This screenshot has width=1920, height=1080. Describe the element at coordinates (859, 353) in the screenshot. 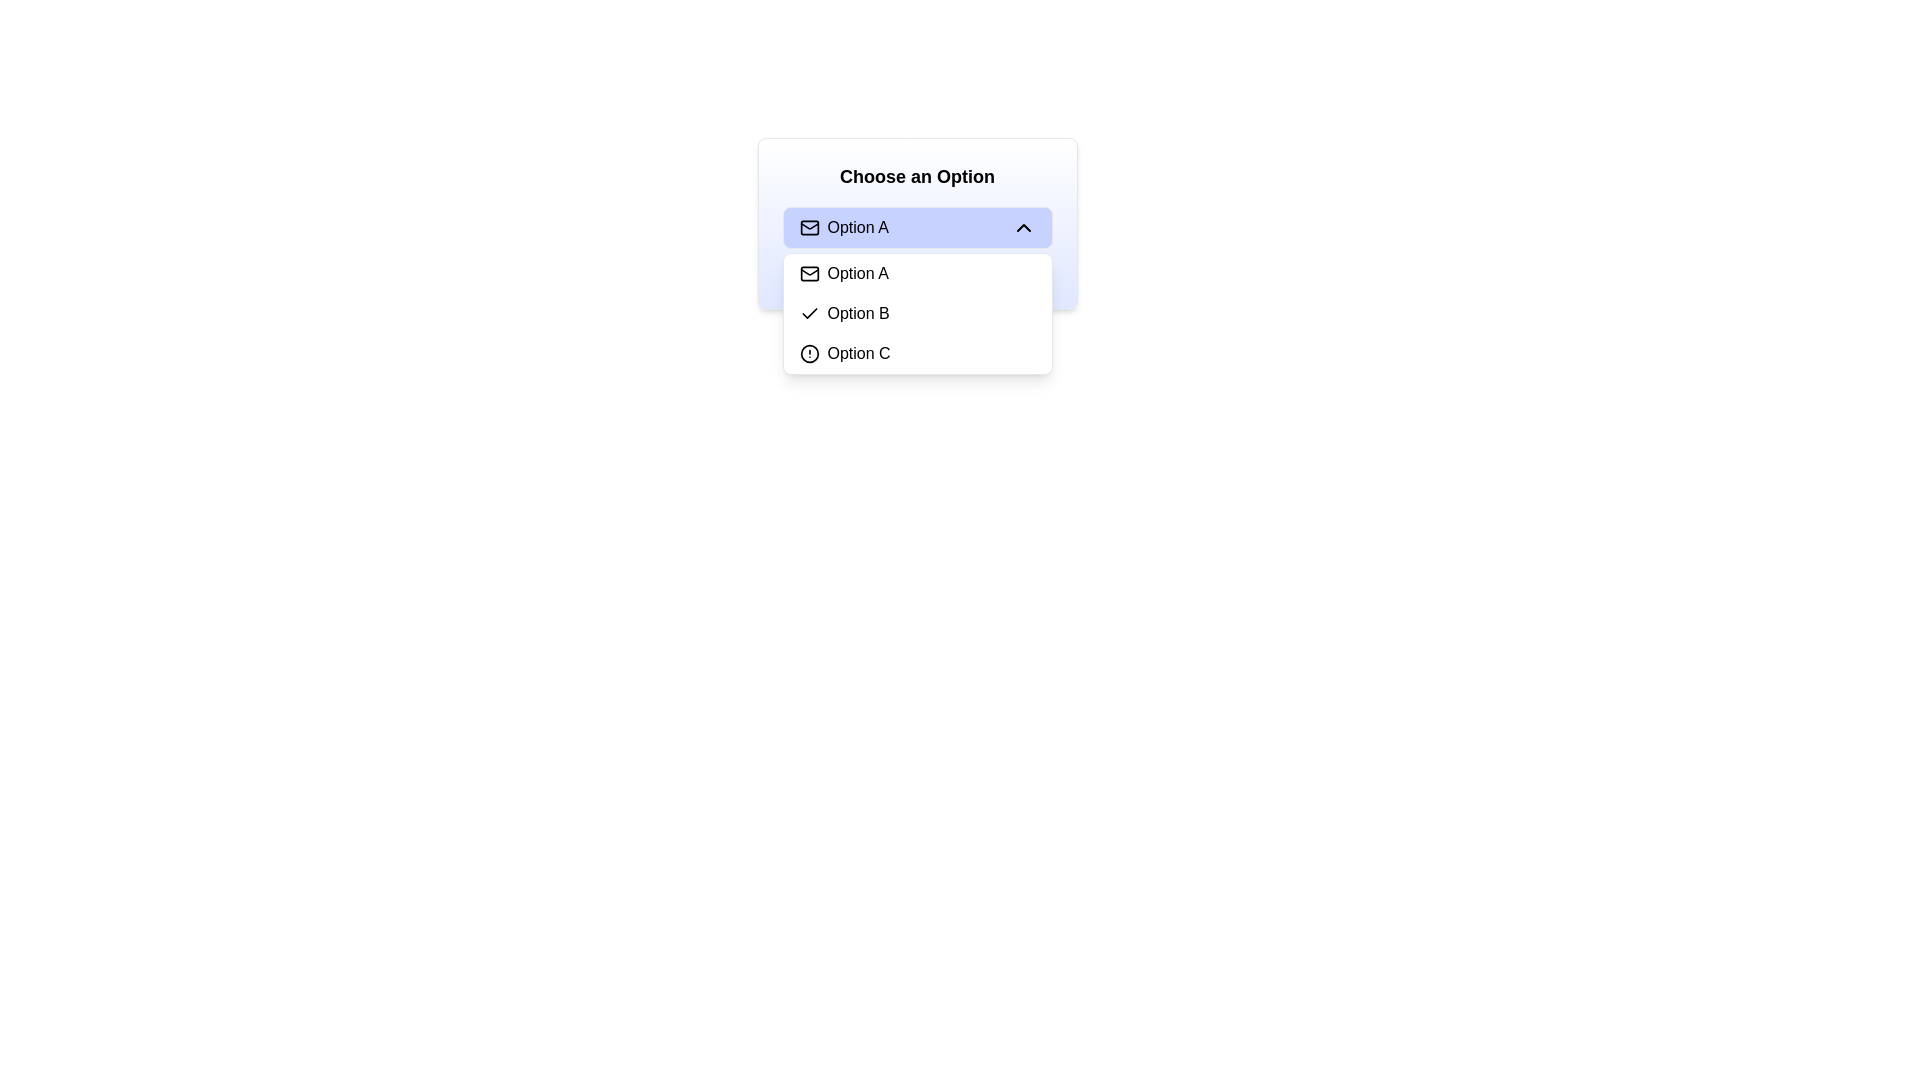

I see `the 'Option C' text label inside the dropdown menu beneath the 'Choose an Option' label` at that location.